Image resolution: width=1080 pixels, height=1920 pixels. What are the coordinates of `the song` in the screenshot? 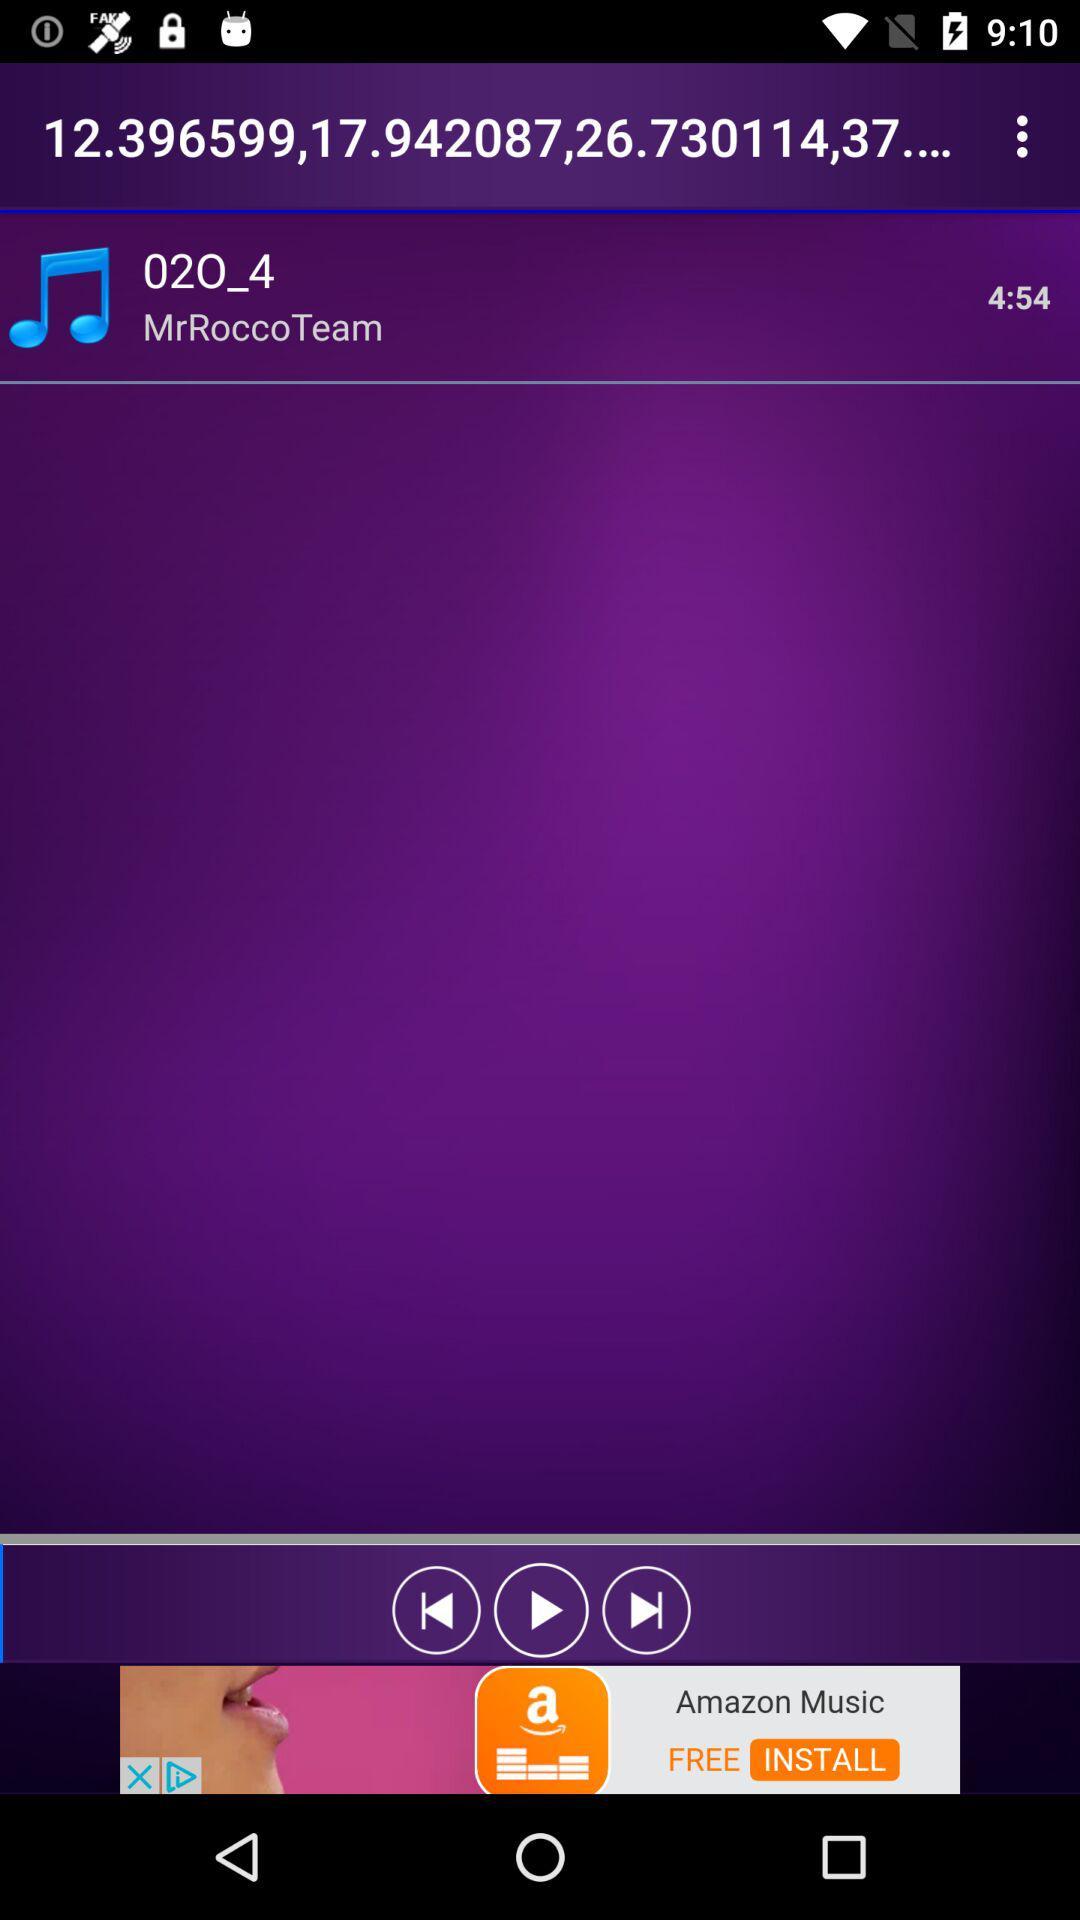 It's located at (541, 1610).